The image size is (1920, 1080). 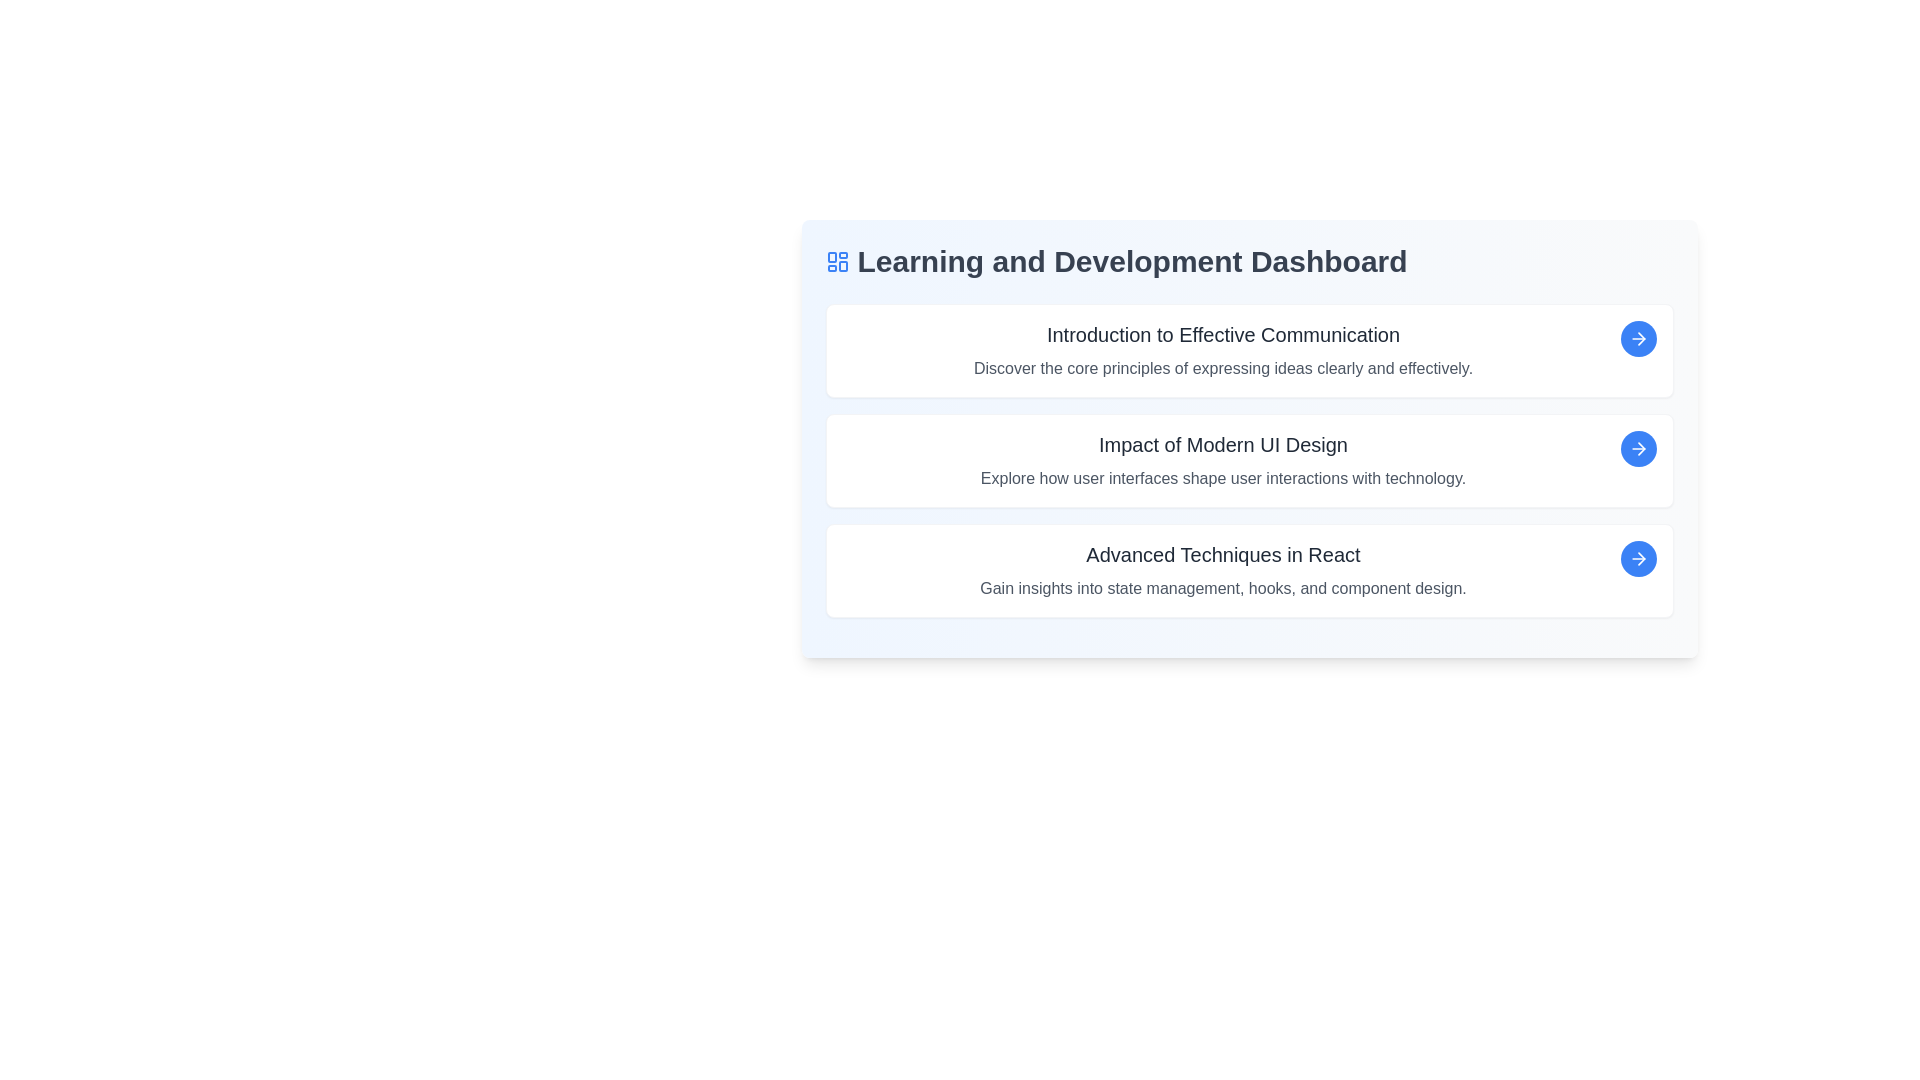 What do you see at coordinates (1222, 461) in the screenshot?
I see `informational text block titled 'Impact of Modern UI Design', which contains a description about how user interfaces shape user interactions with technology` at bounding box center [1222, 461].